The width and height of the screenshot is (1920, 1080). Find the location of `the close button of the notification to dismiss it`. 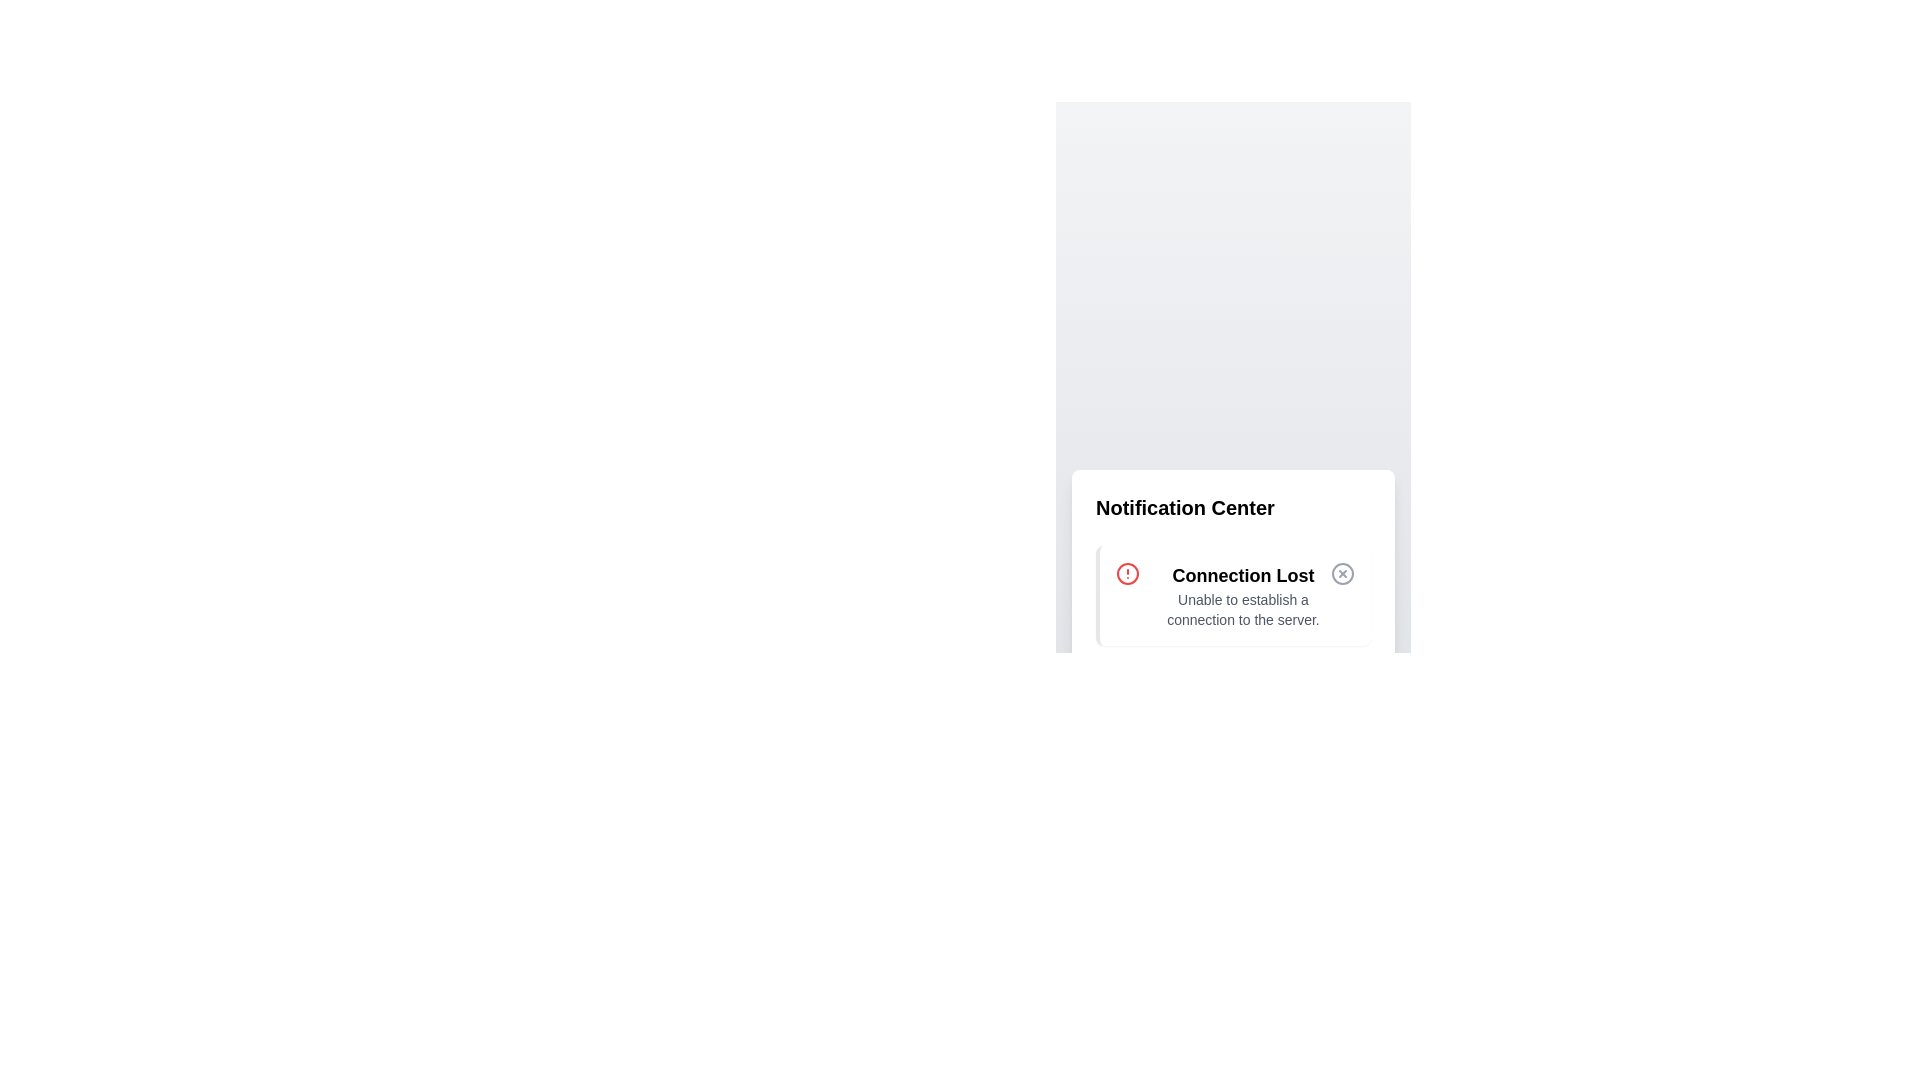

the close button of the notification to dismiss it is located at coordinates (1343, 574).